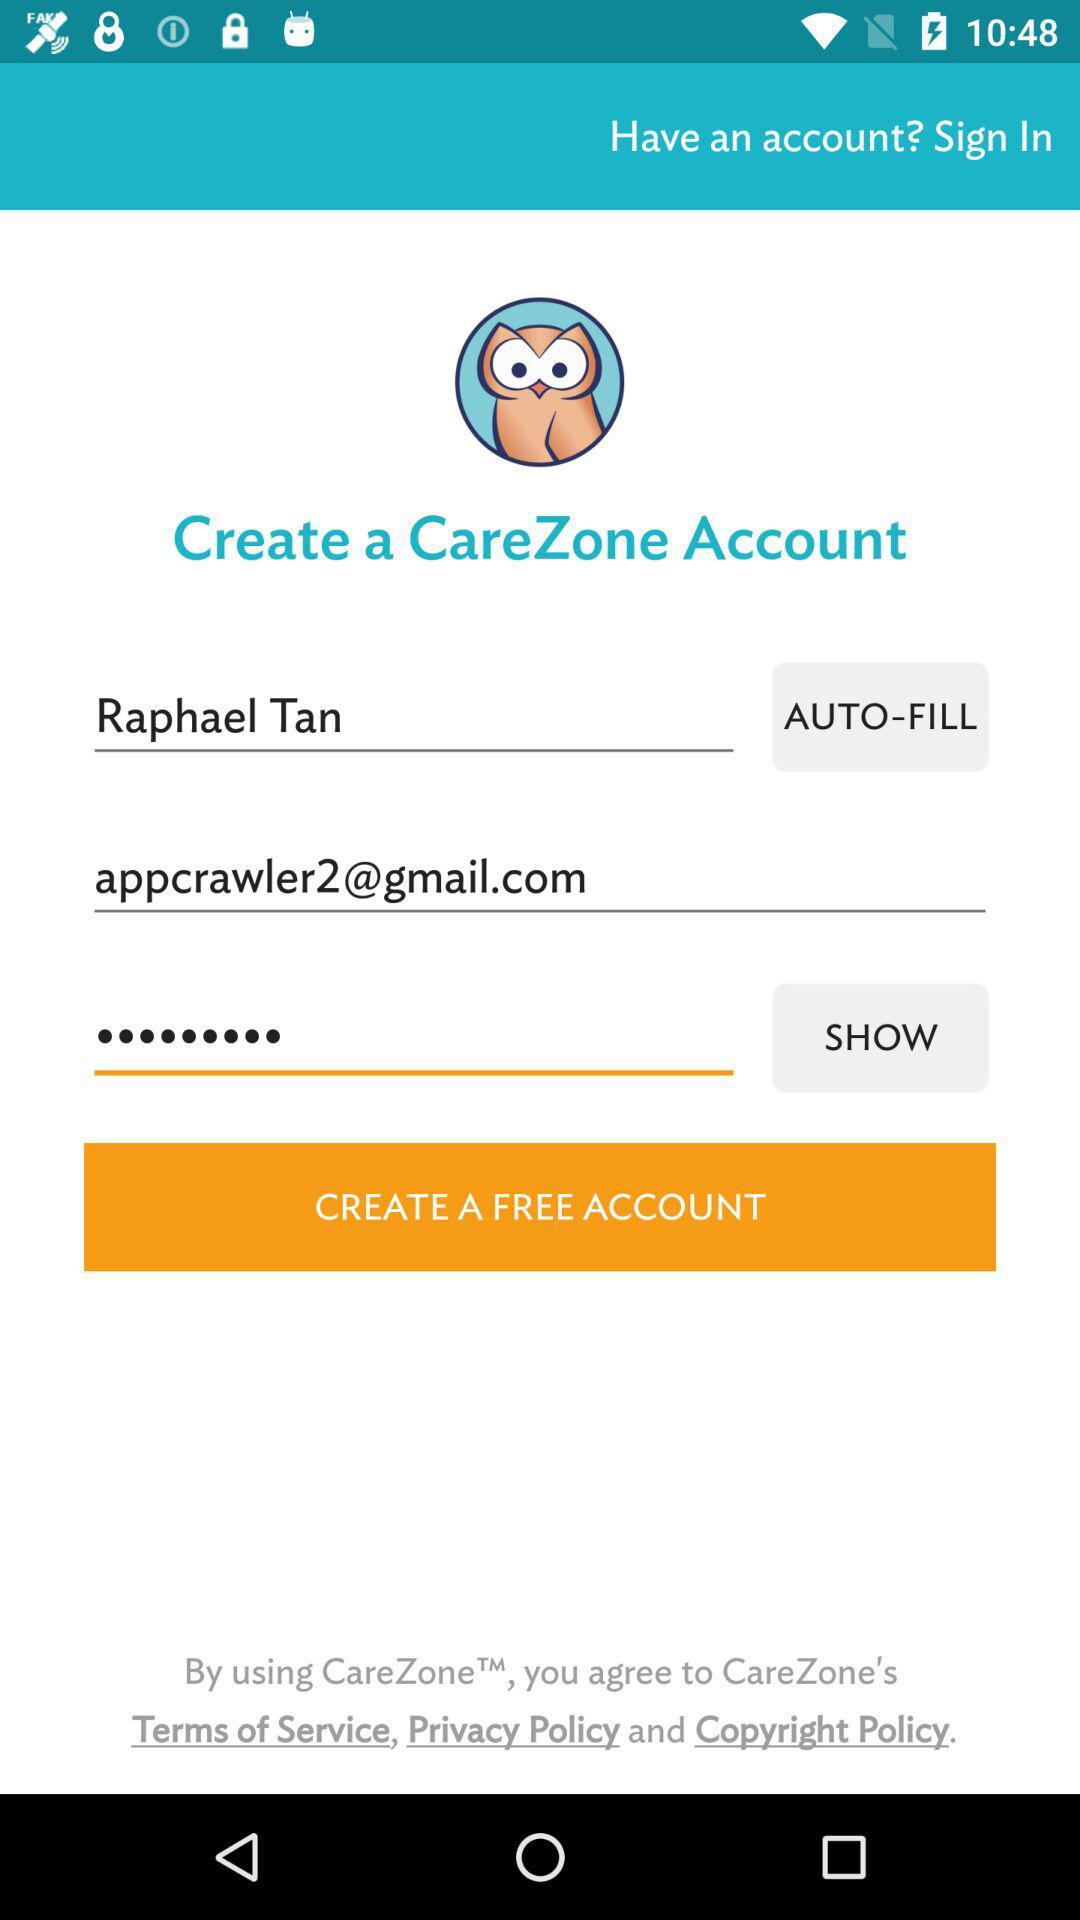 The image size is (1080, 1920). I want to click on item next to the auto-fill, so click(412, 716).